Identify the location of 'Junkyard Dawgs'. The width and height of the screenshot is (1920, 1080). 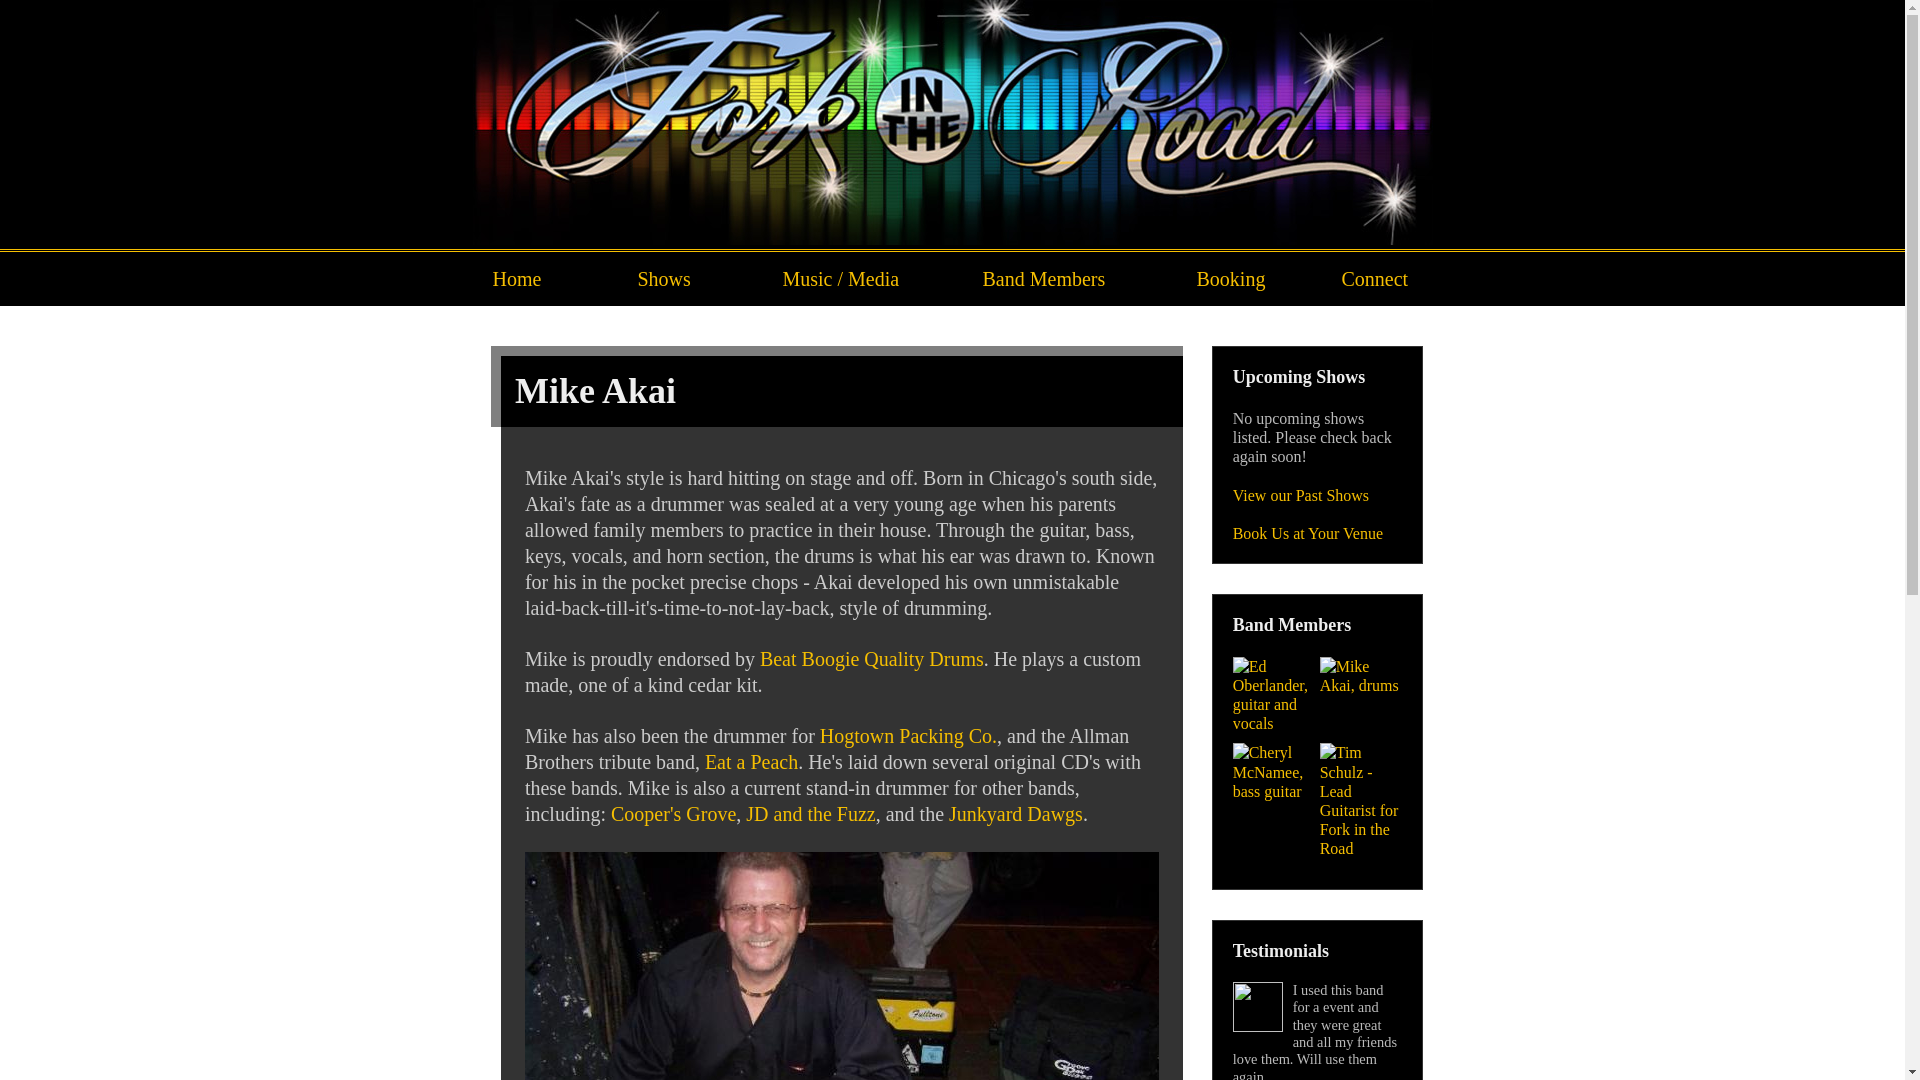
(1016, 813).